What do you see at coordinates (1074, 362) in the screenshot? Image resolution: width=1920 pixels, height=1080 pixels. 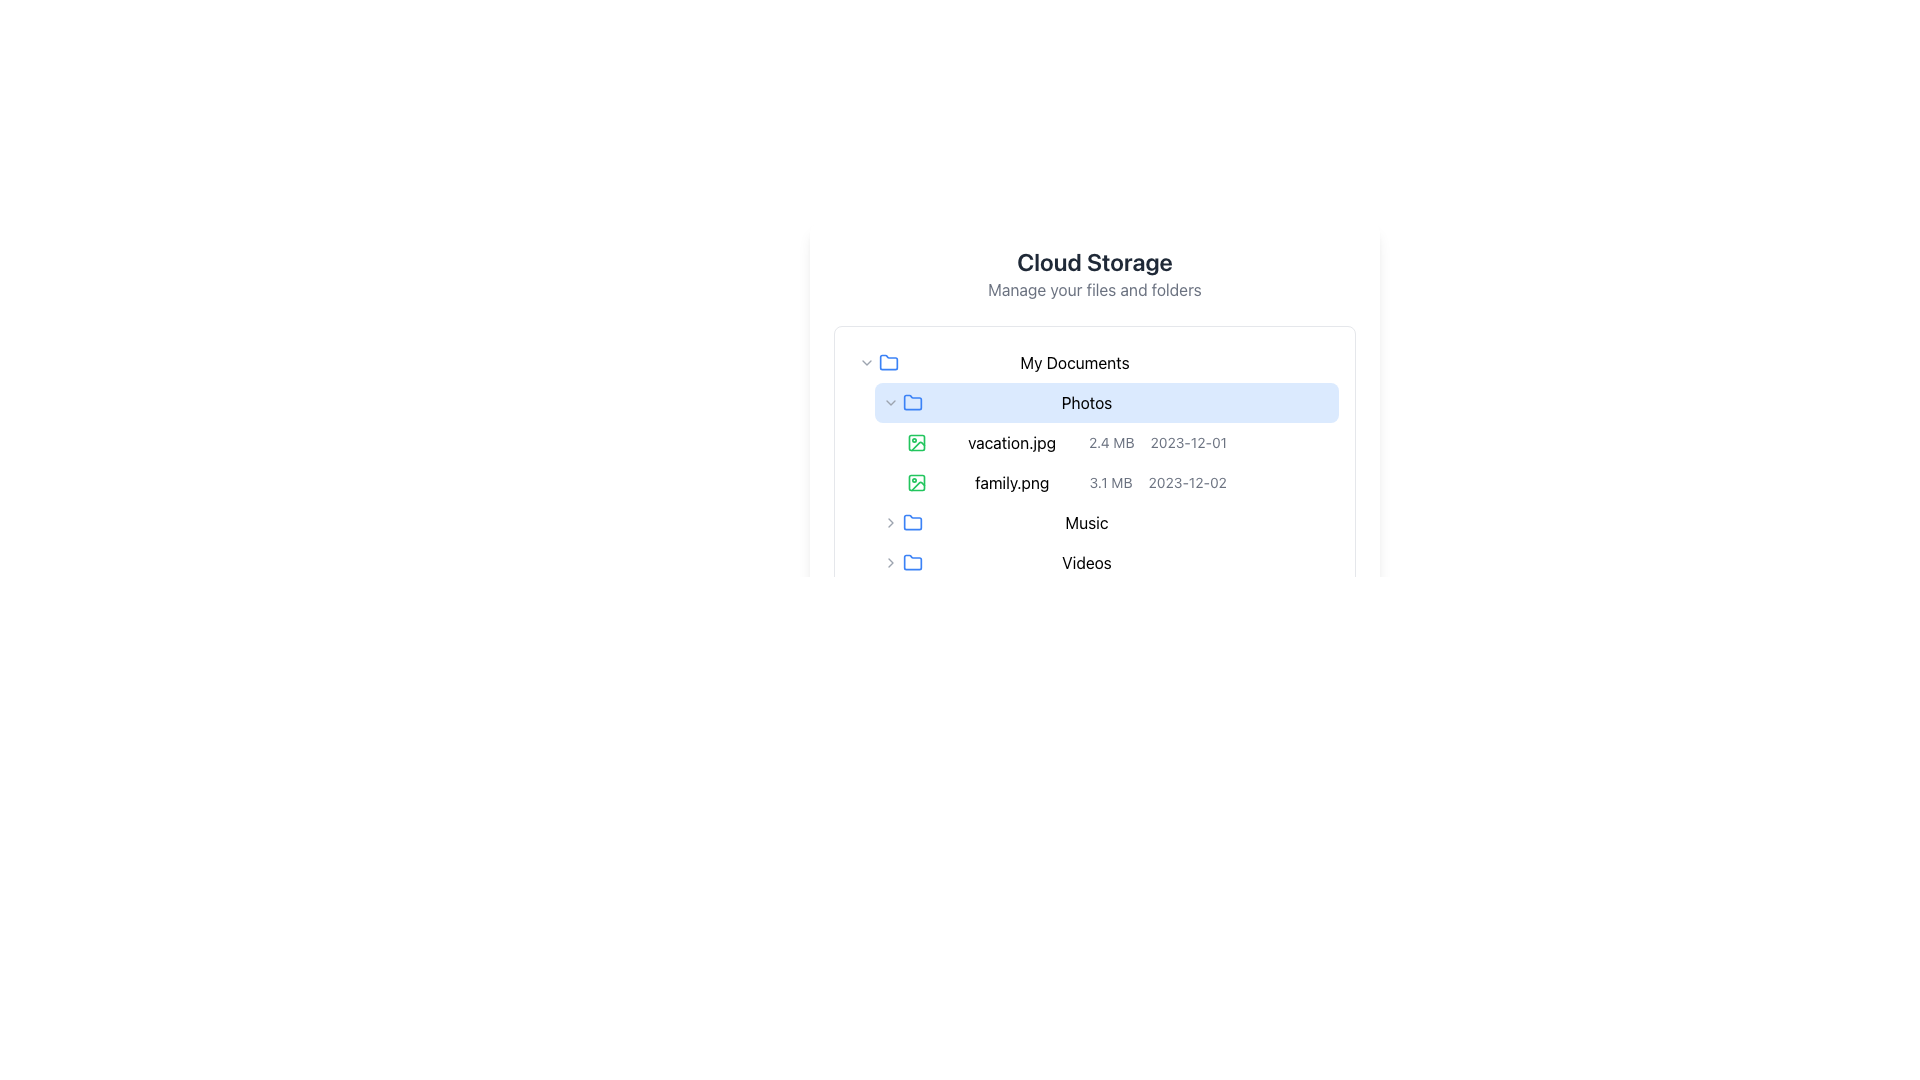 I see `the 'My Documents' label which is styled in a clean and modern typography within the Cloud Storage interface` at bounding box center [1074, 362].